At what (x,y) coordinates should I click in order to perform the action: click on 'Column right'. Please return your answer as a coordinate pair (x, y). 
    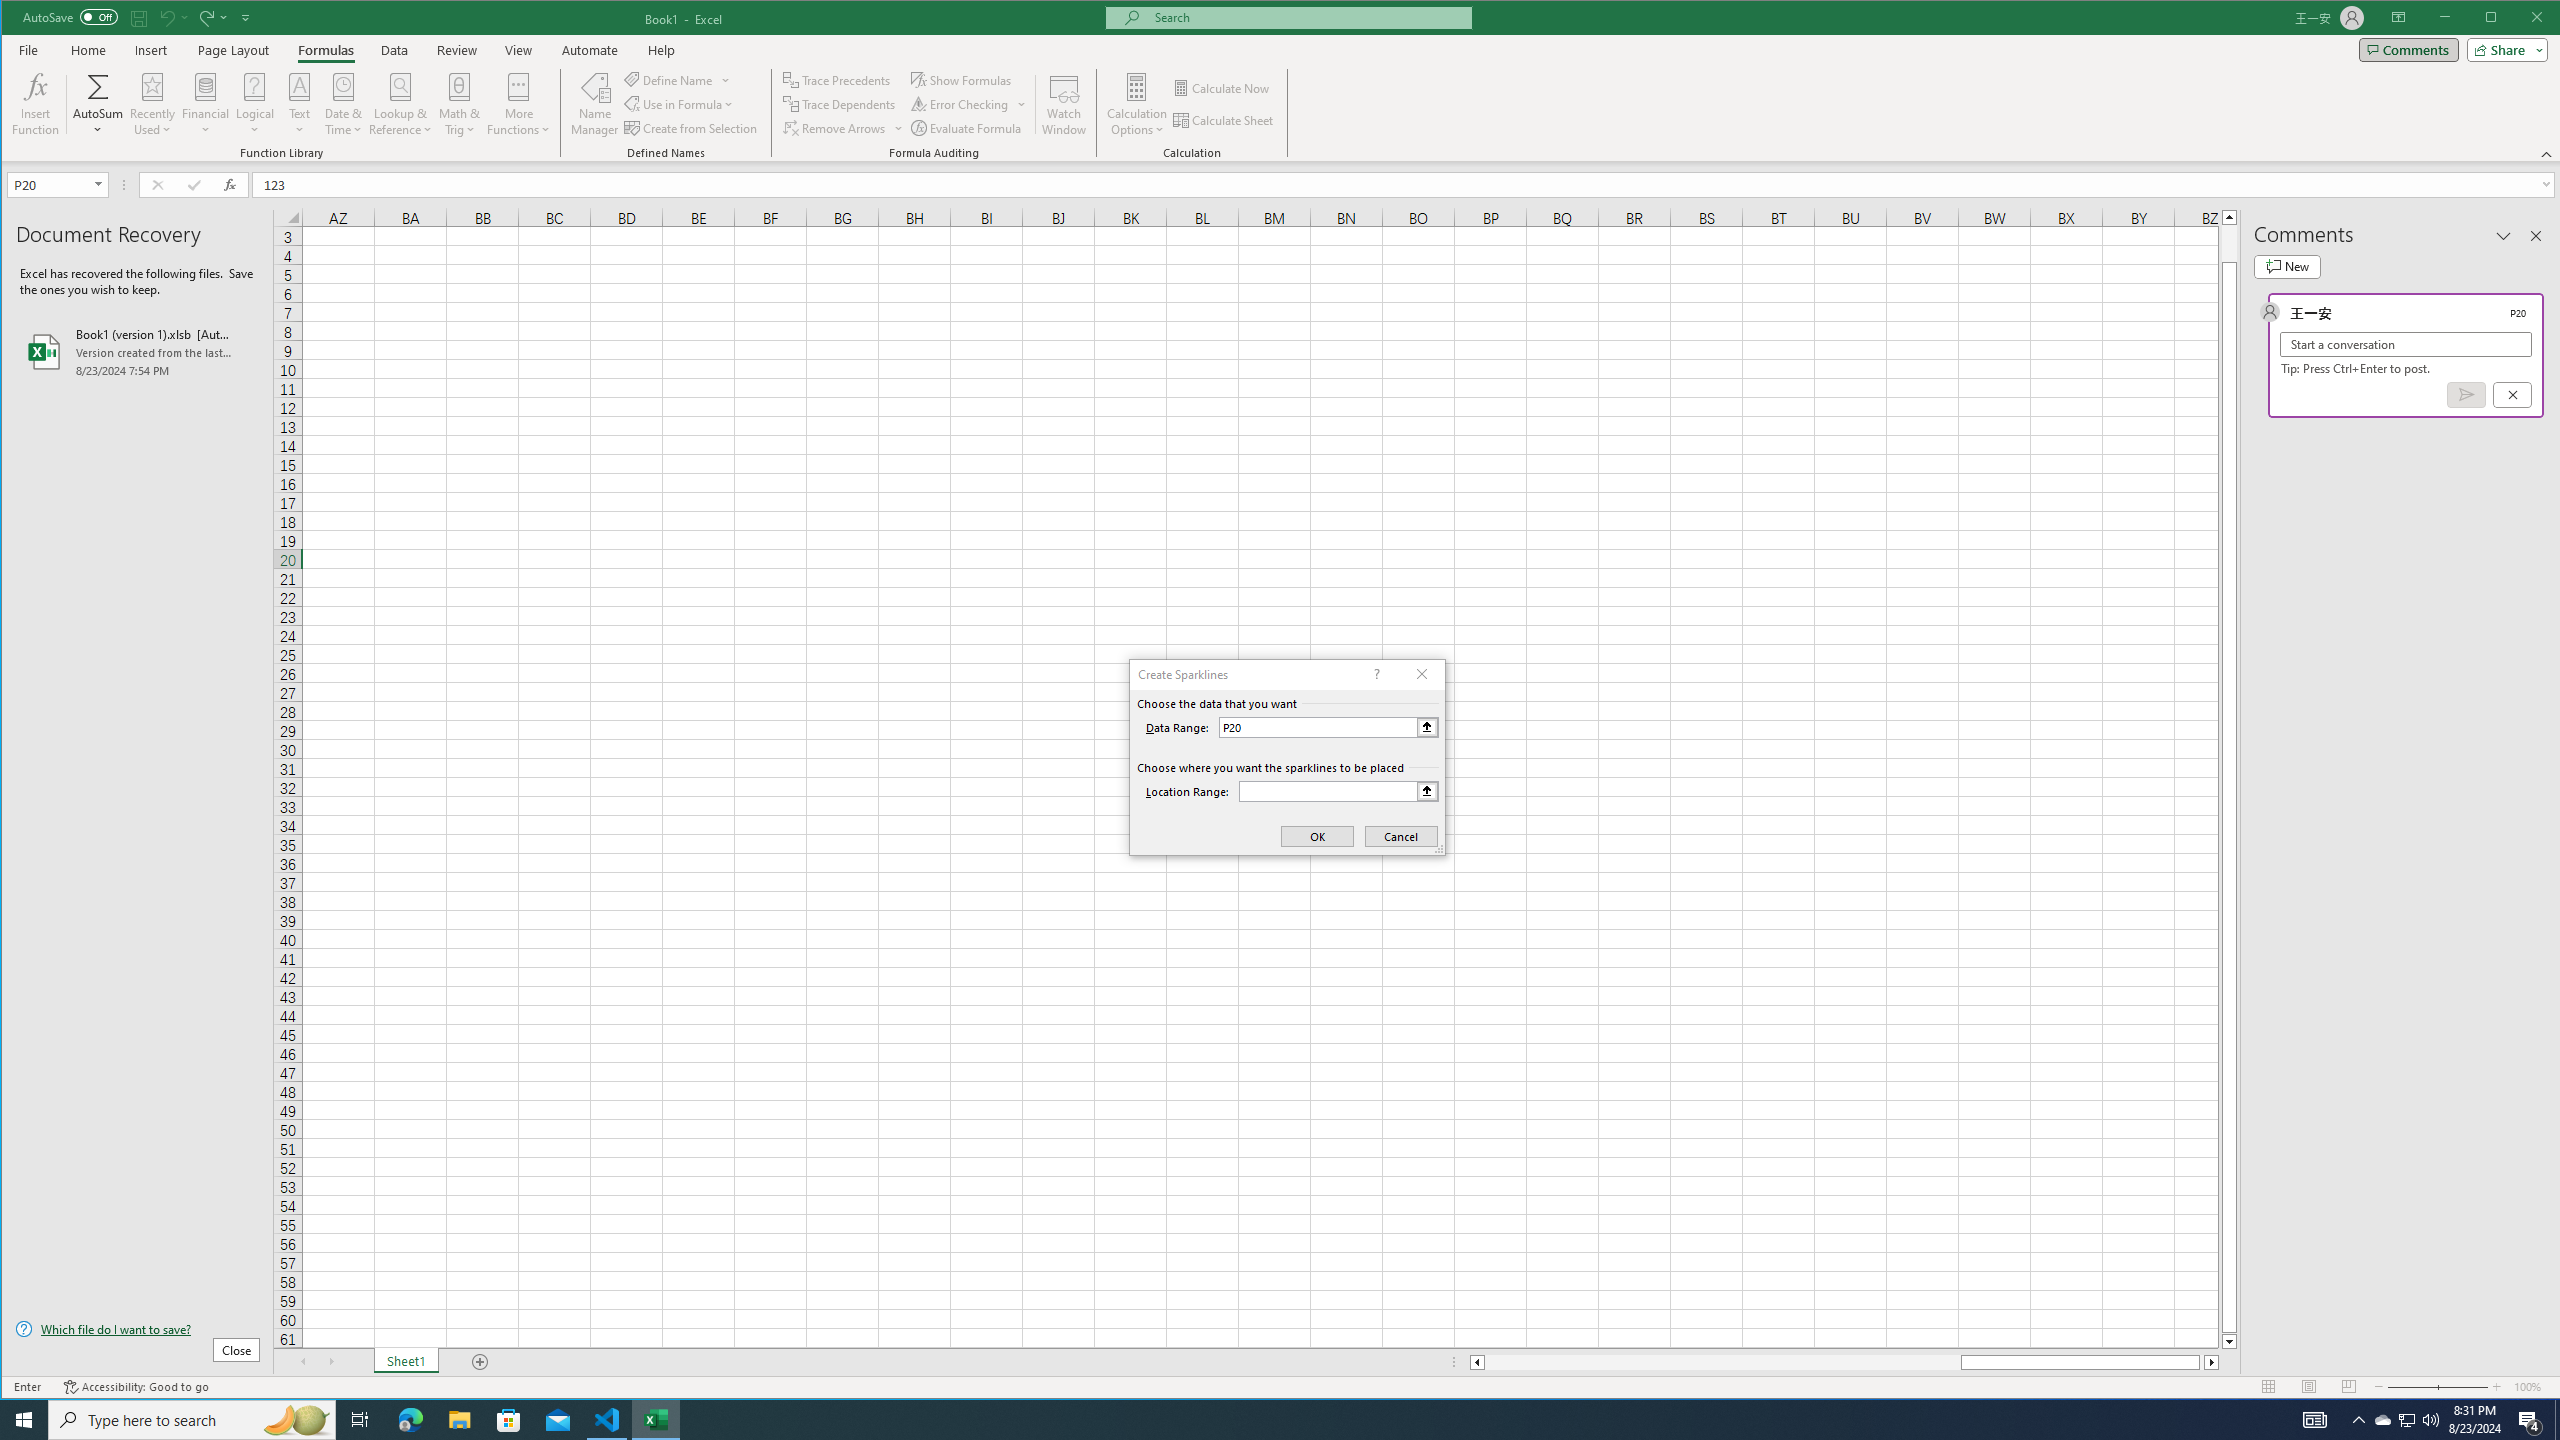
    Looking at the image, I should click on (2213, 1362).